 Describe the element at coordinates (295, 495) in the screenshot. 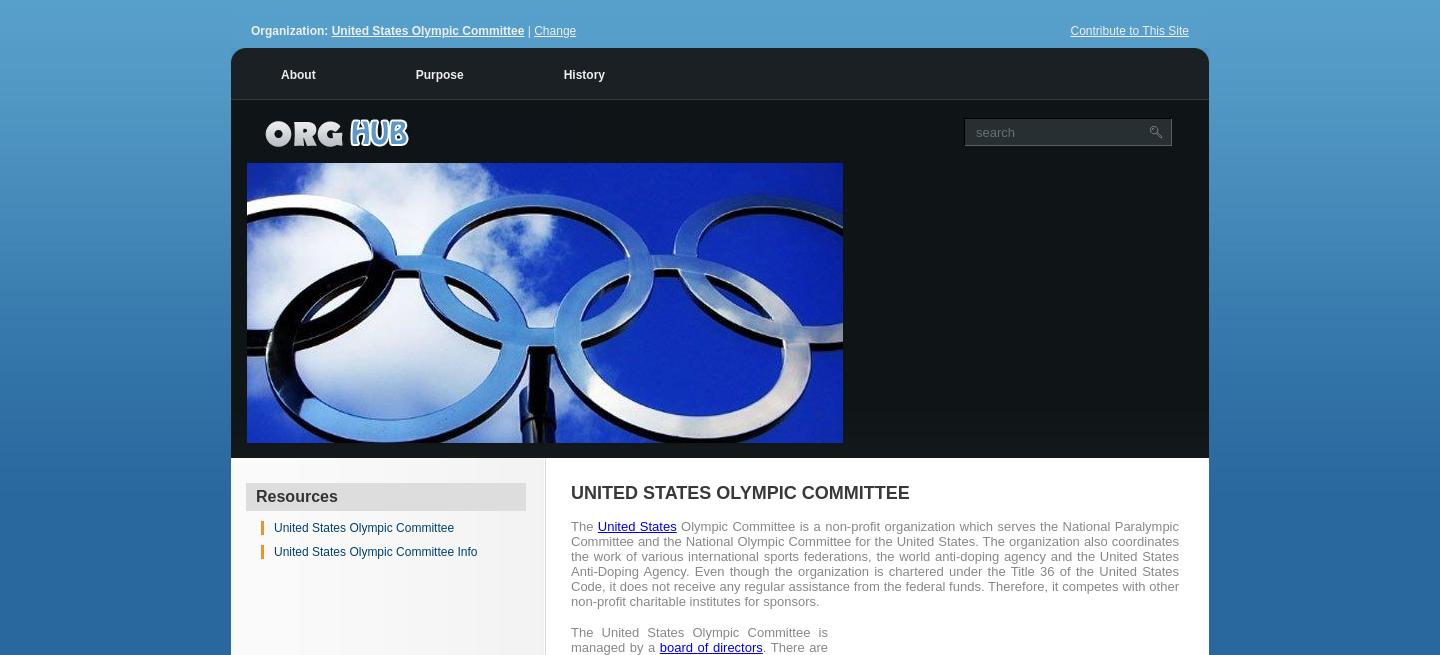

I see `'Resources'` at that location.